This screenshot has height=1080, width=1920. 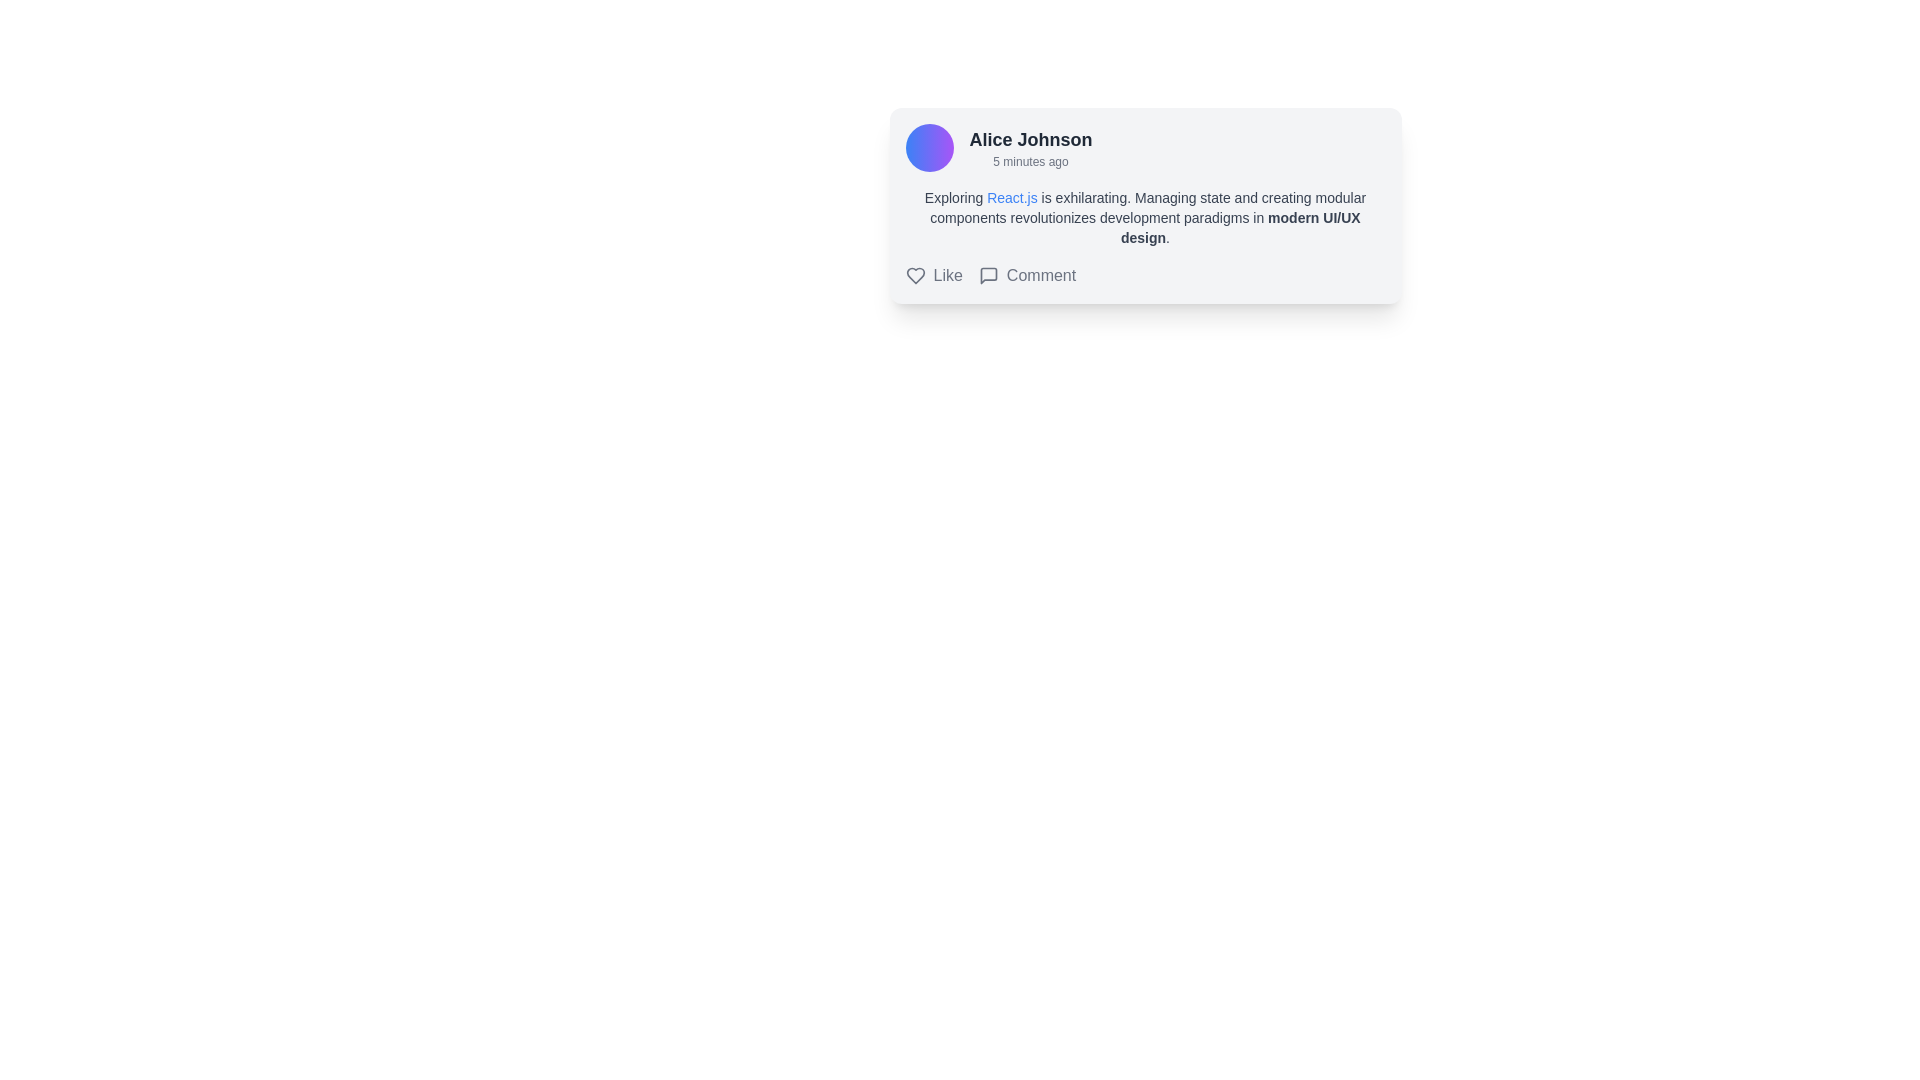 I want to click on the text label indicating the 'like' action, which is positioned to the right of the heart icon and before the 'Comment' button below a user post, so click(x=947, y=276).